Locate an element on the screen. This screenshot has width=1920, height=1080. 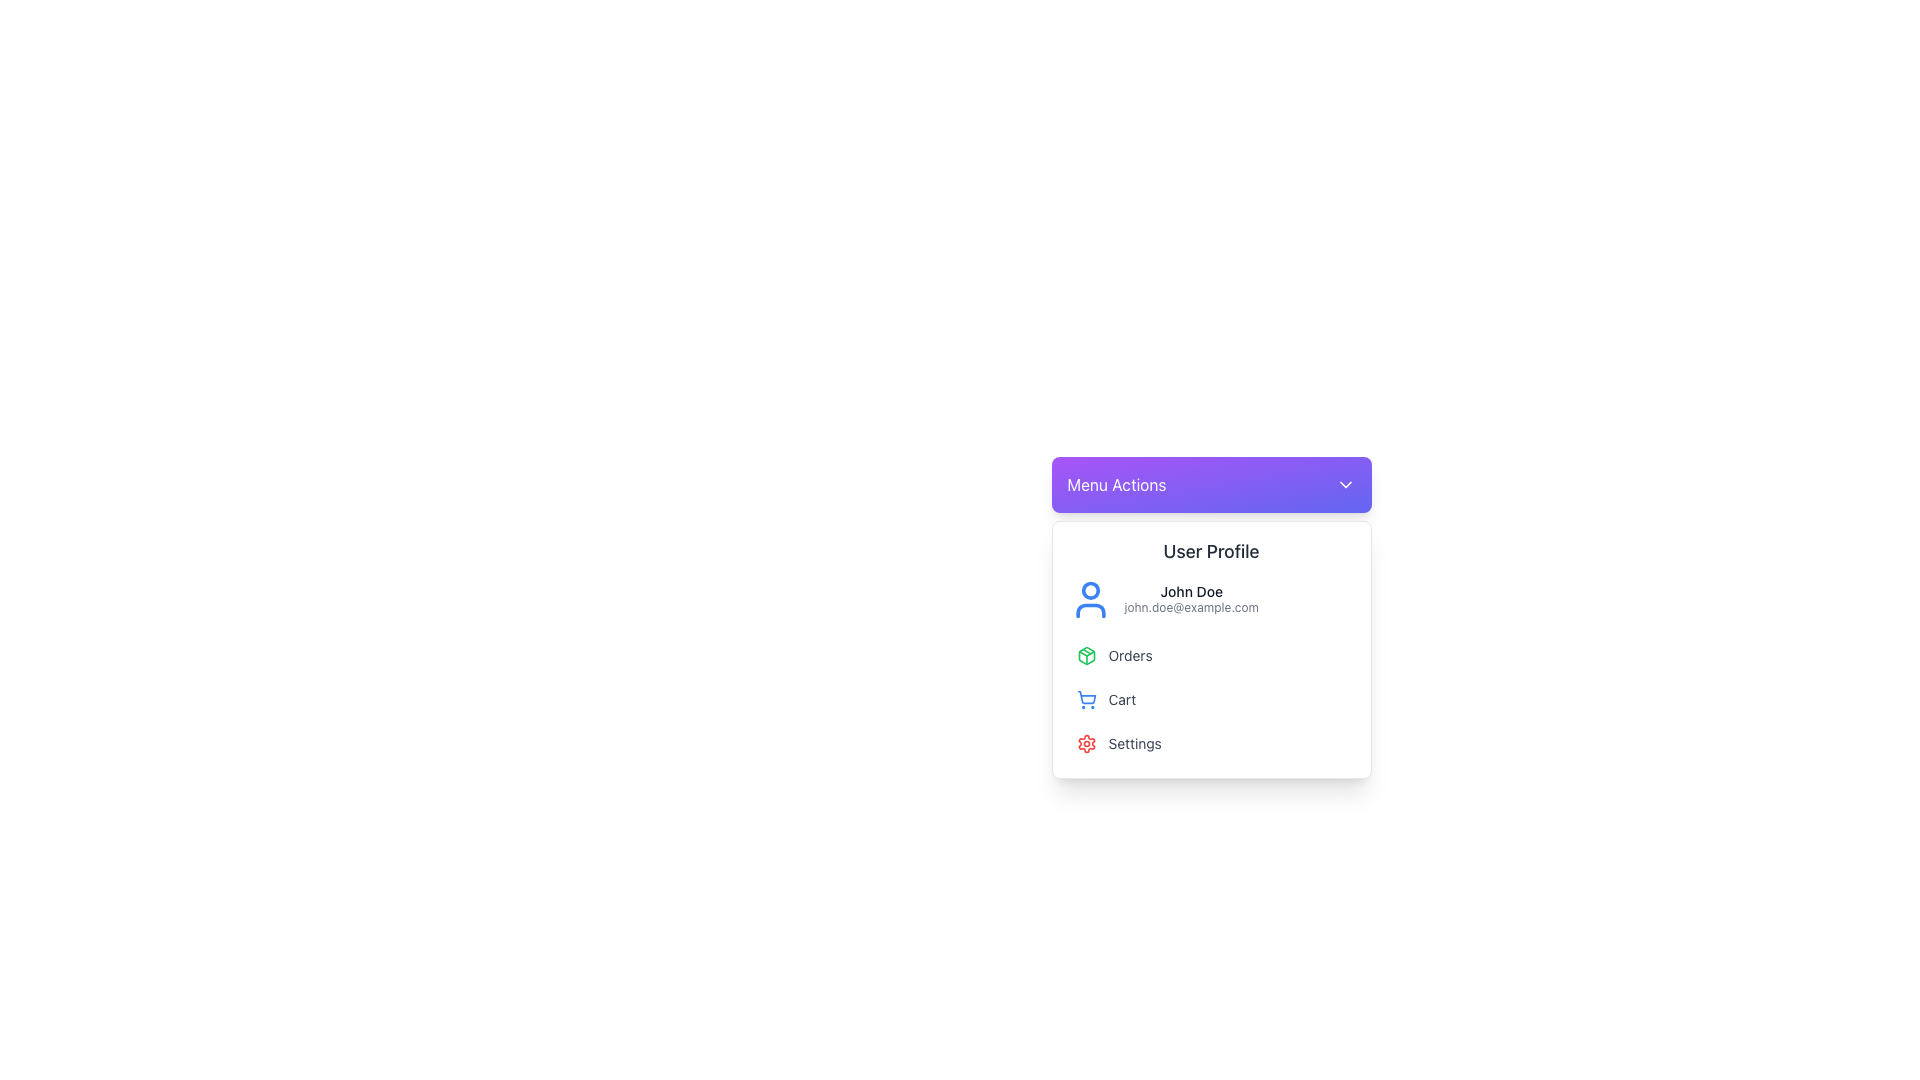
the user profile section displaying 'John Doe' and 'john.doe@example.com', which includes a blue circular user icon to the left, located below the 'User Profile' label in the dropdown menu is located at coordinates (1210, 599).